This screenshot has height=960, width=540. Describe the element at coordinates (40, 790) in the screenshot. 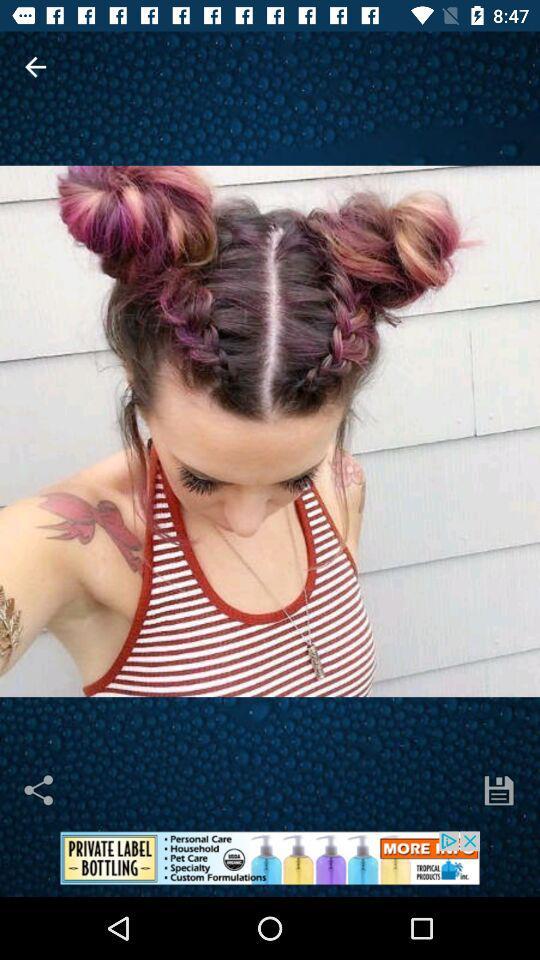

I see `share` at that location.